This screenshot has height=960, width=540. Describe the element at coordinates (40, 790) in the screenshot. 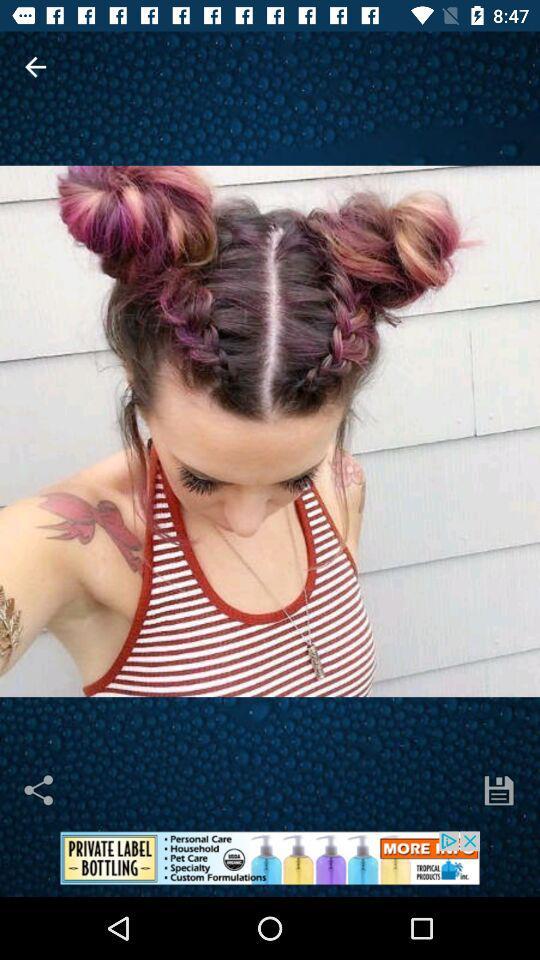

I see `share` at that location.